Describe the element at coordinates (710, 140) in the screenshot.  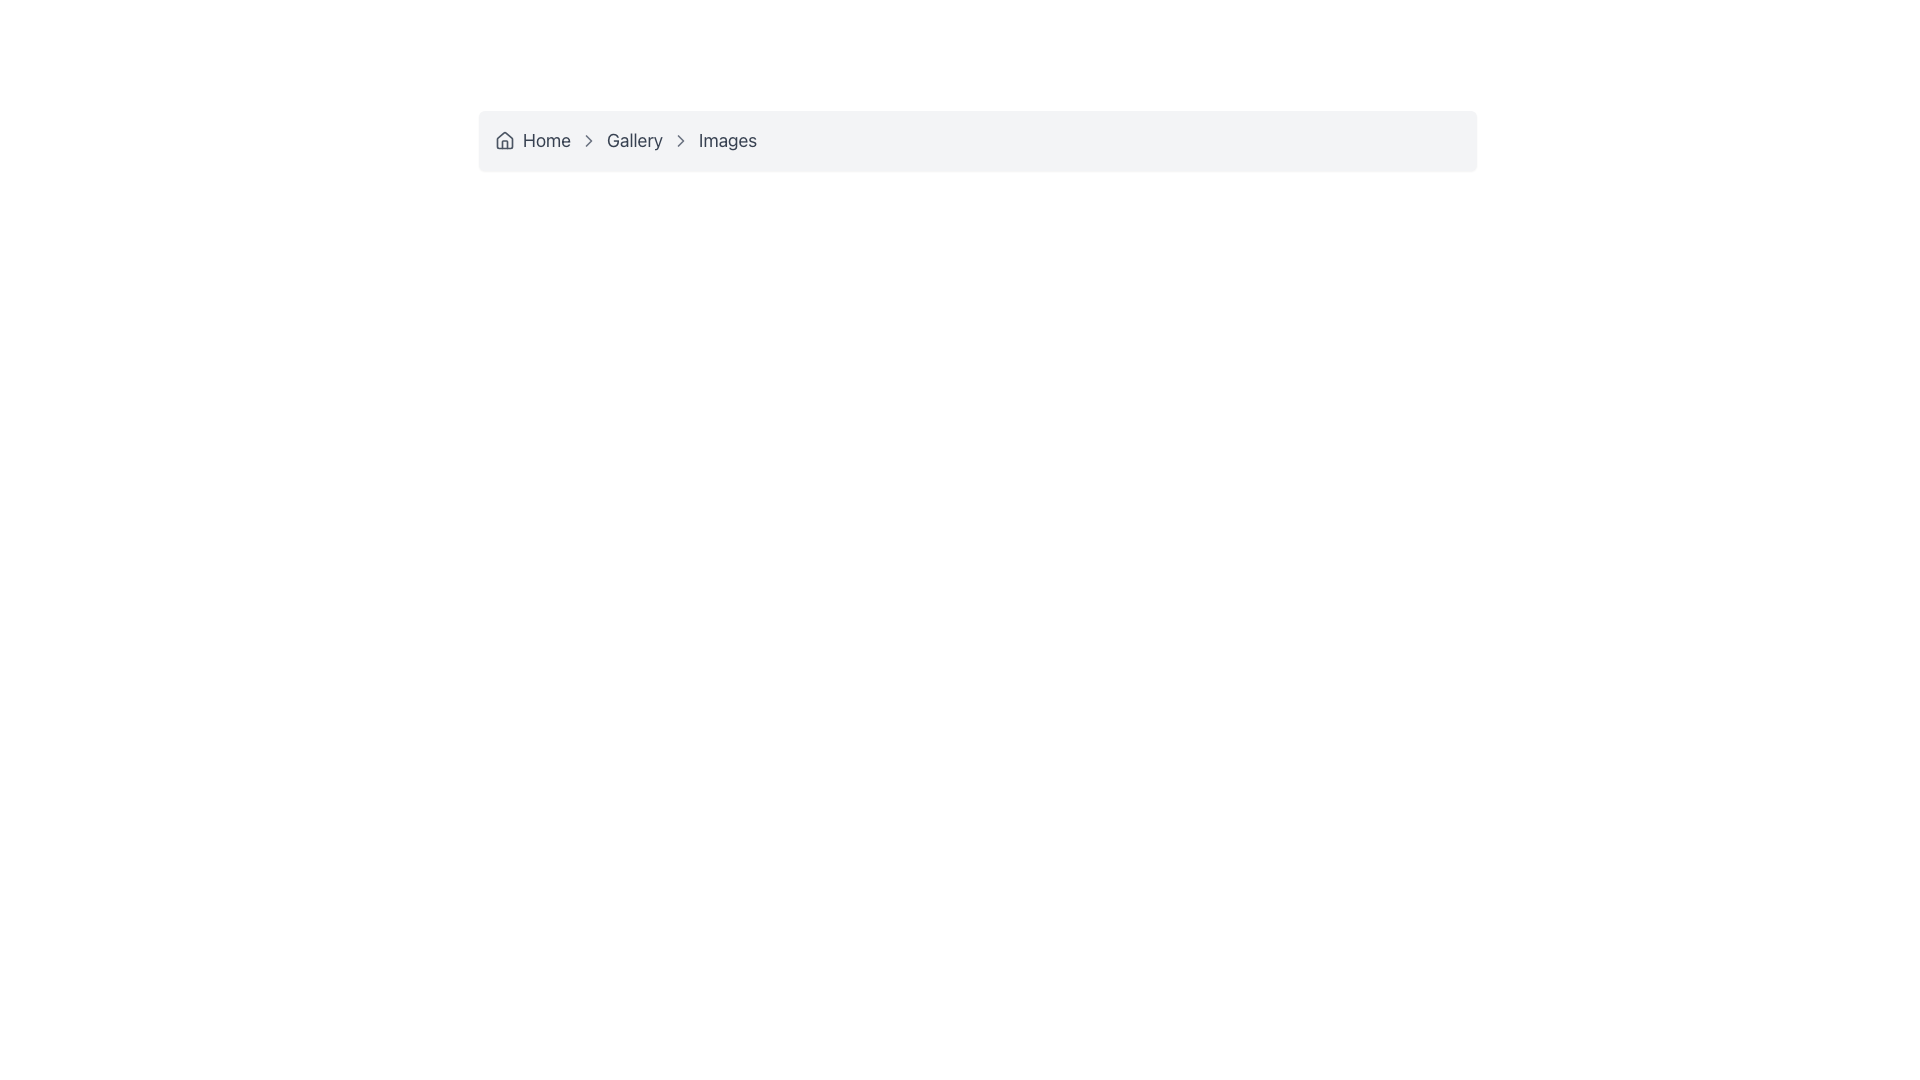
I see `the Breadcrumb Navigation Link that navigates to the 'Images' section, located after 'Gallery' and before a chevron icon` at that location.